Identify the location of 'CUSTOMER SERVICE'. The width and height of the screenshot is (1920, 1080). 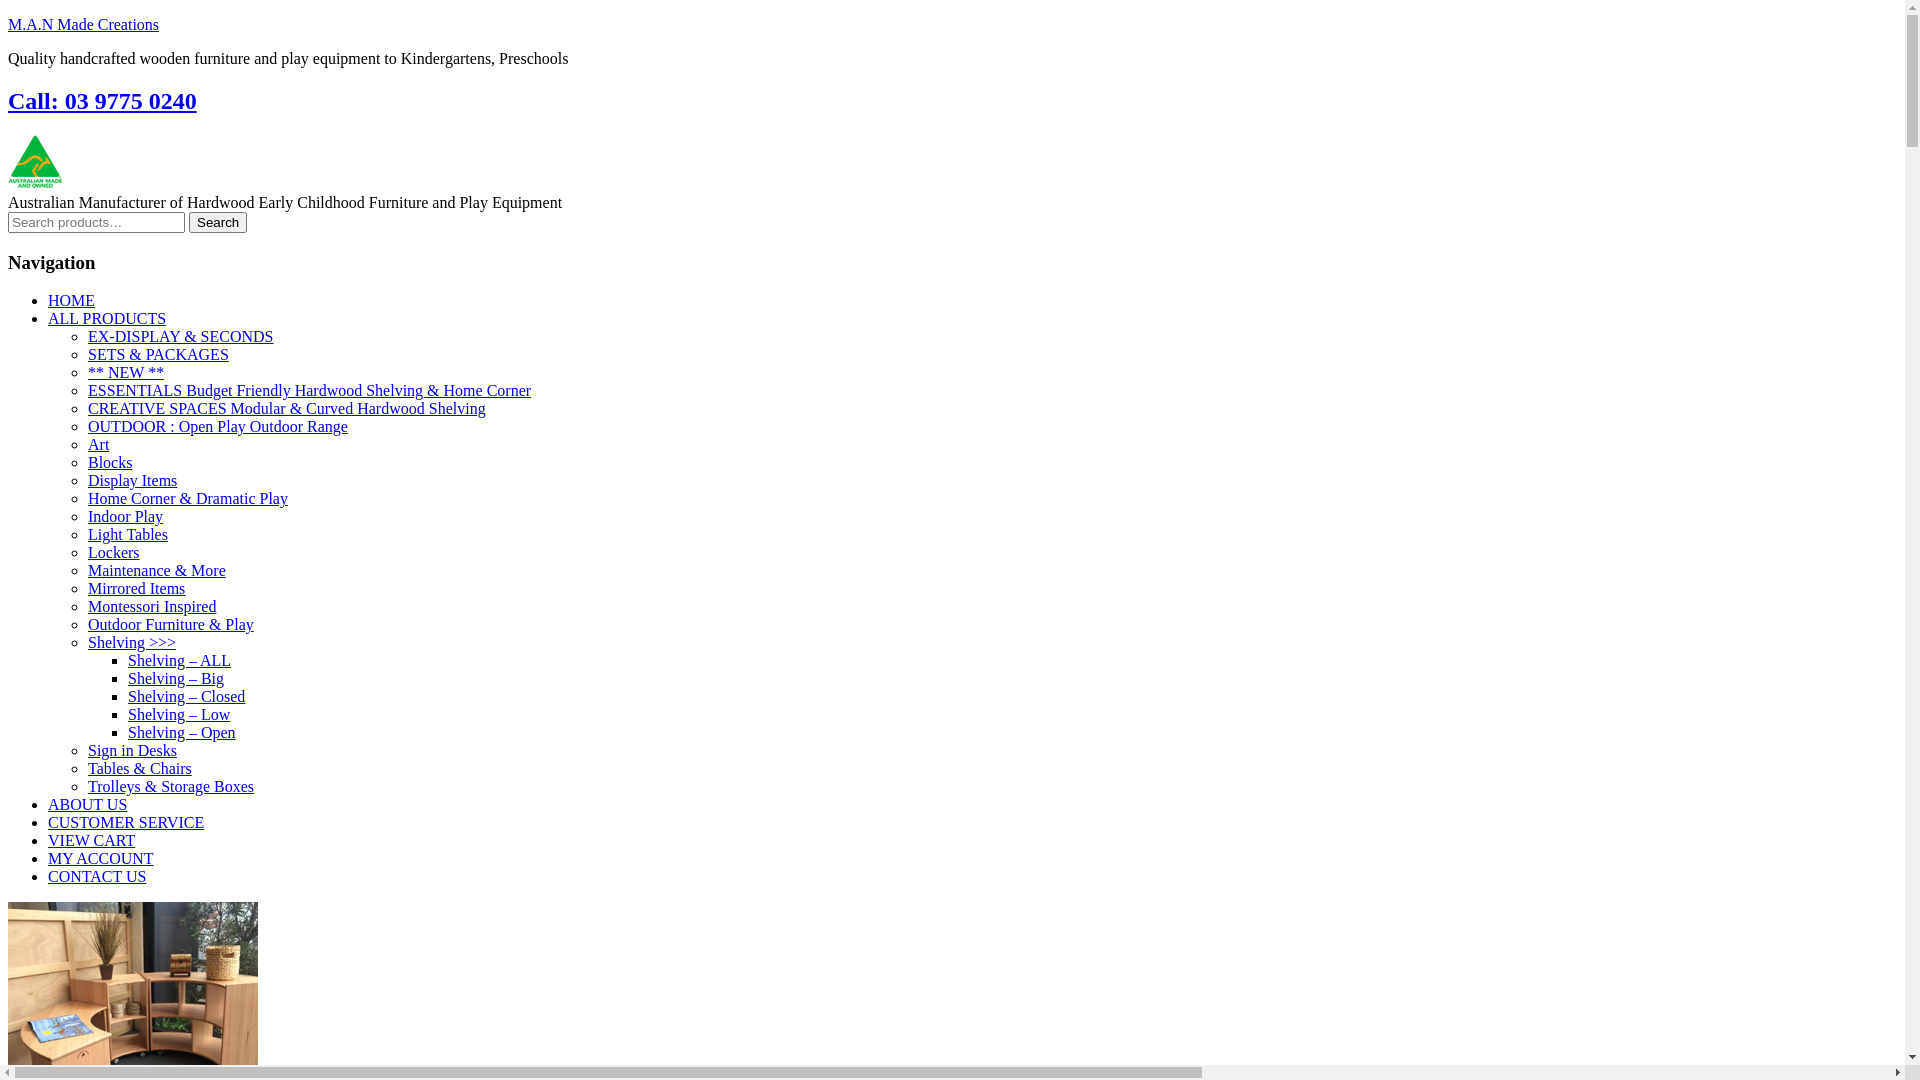
(124, 822).